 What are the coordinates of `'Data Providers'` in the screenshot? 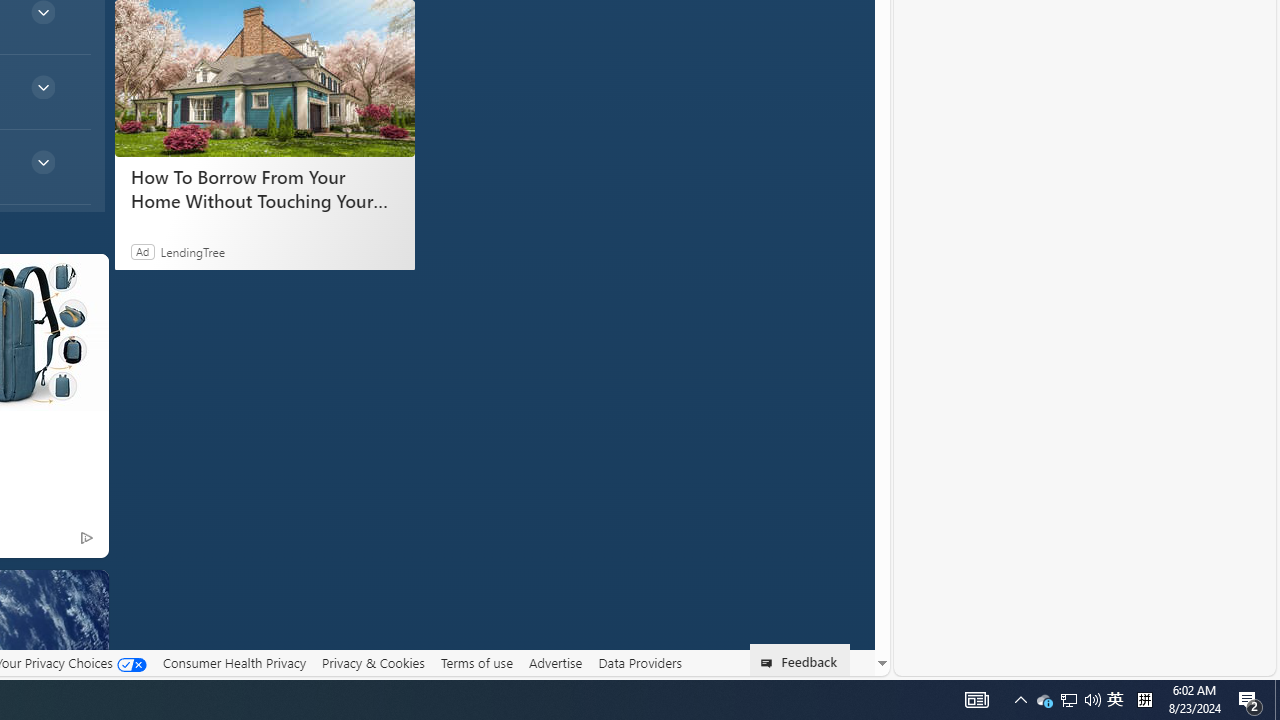 It's located at (640, 663).